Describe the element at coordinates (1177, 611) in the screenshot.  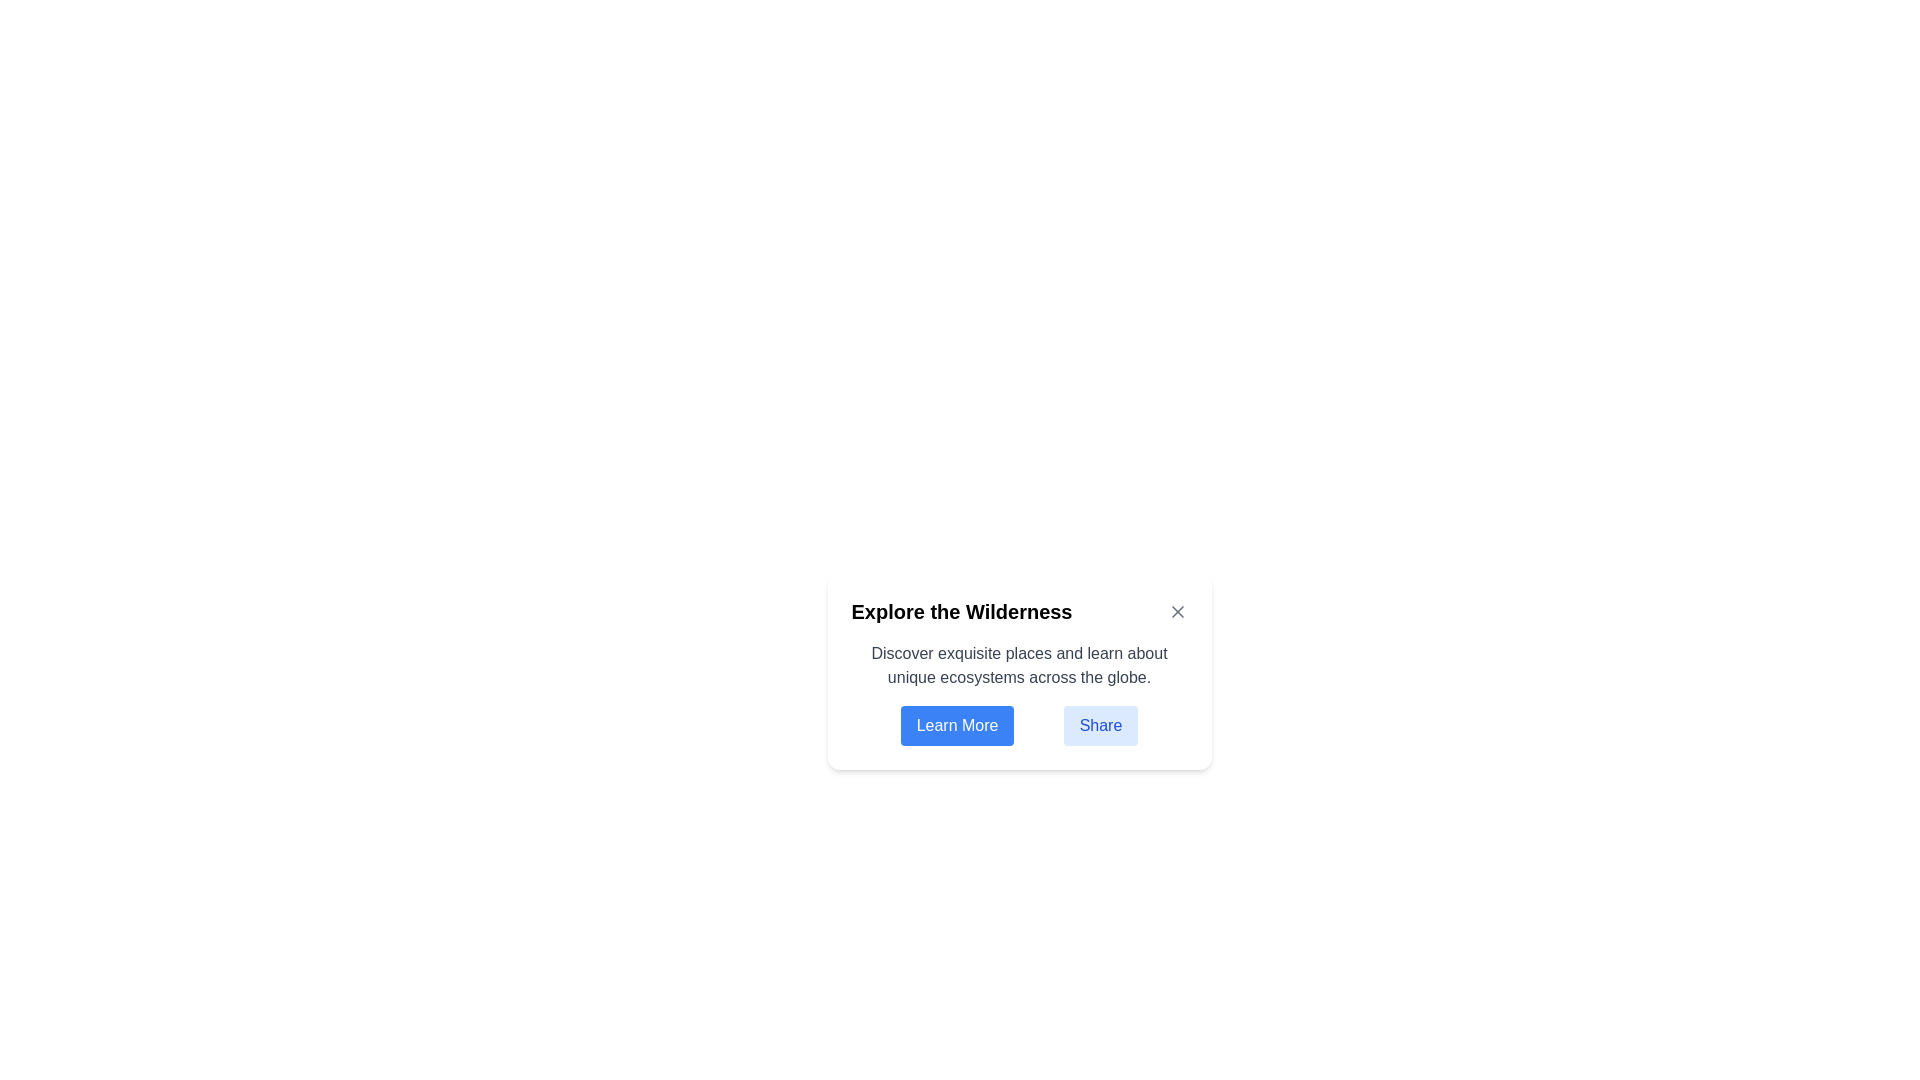
I see `the close button located at the top-right corner of the card containing the 'Explore the Wilderness' heading for keyboard interaction` at that location.